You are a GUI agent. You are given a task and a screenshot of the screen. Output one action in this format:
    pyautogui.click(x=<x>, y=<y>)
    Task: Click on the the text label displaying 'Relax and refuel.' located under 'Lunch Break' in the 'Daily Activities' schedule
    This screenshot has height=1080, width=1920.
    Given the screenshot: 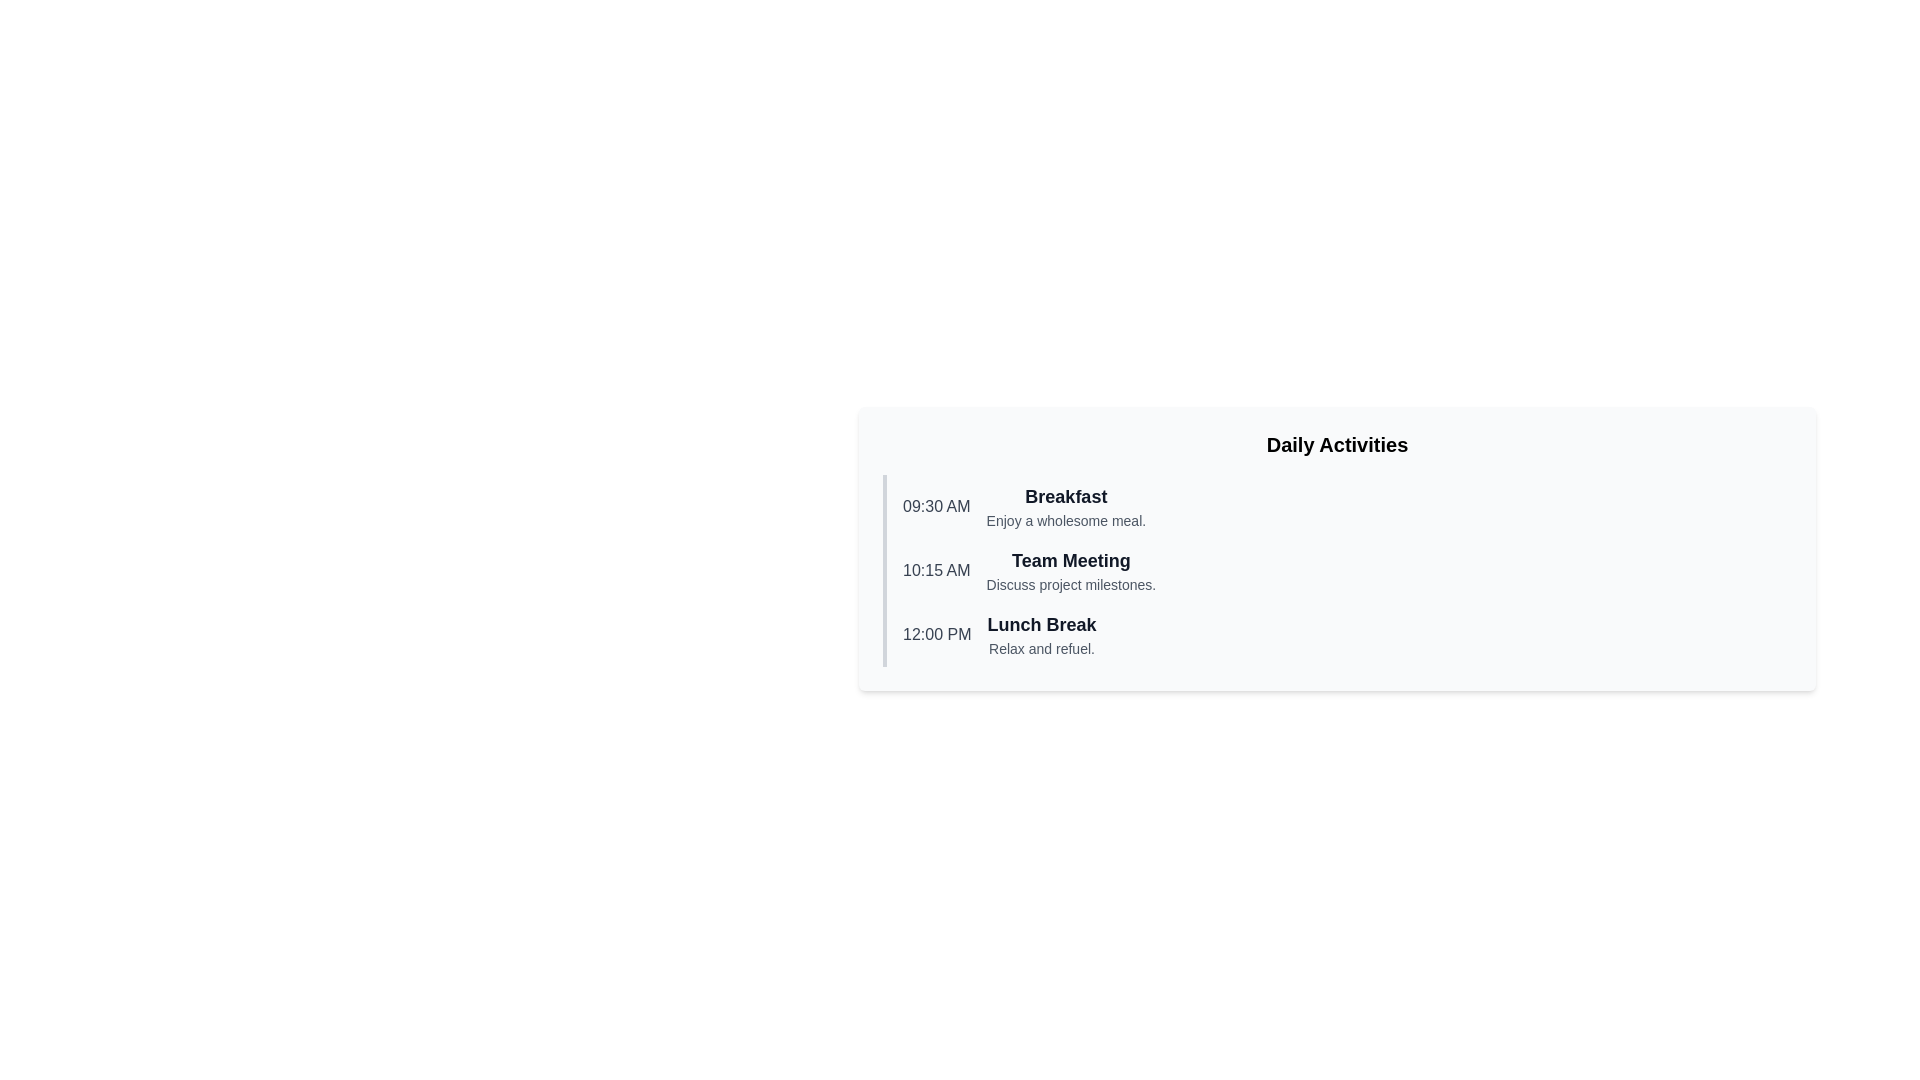 What is the action you would take?
    pyautogui.click(x=1040, y=648)
    